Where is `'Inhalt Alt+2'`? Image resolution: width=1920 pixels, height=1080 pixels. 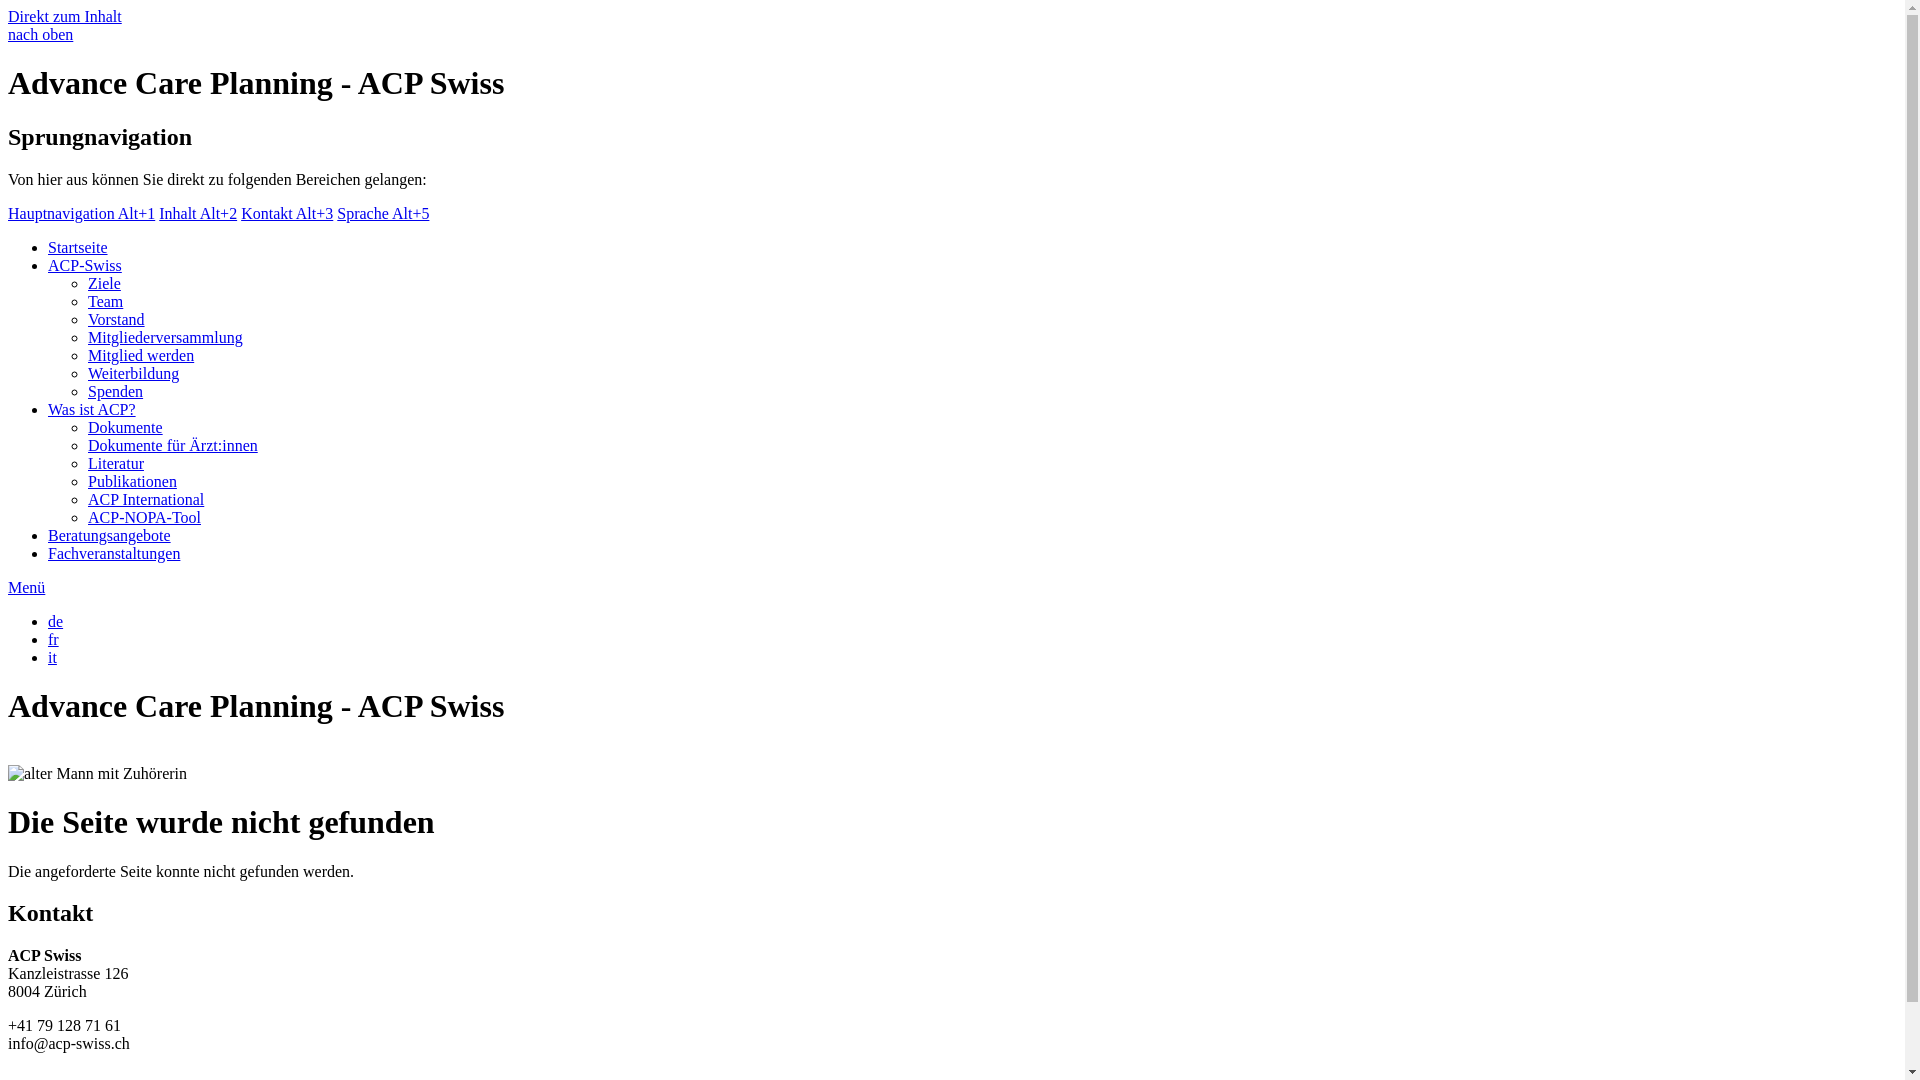 'Inhalt Alt+2' is located at coordinates (197, 213).